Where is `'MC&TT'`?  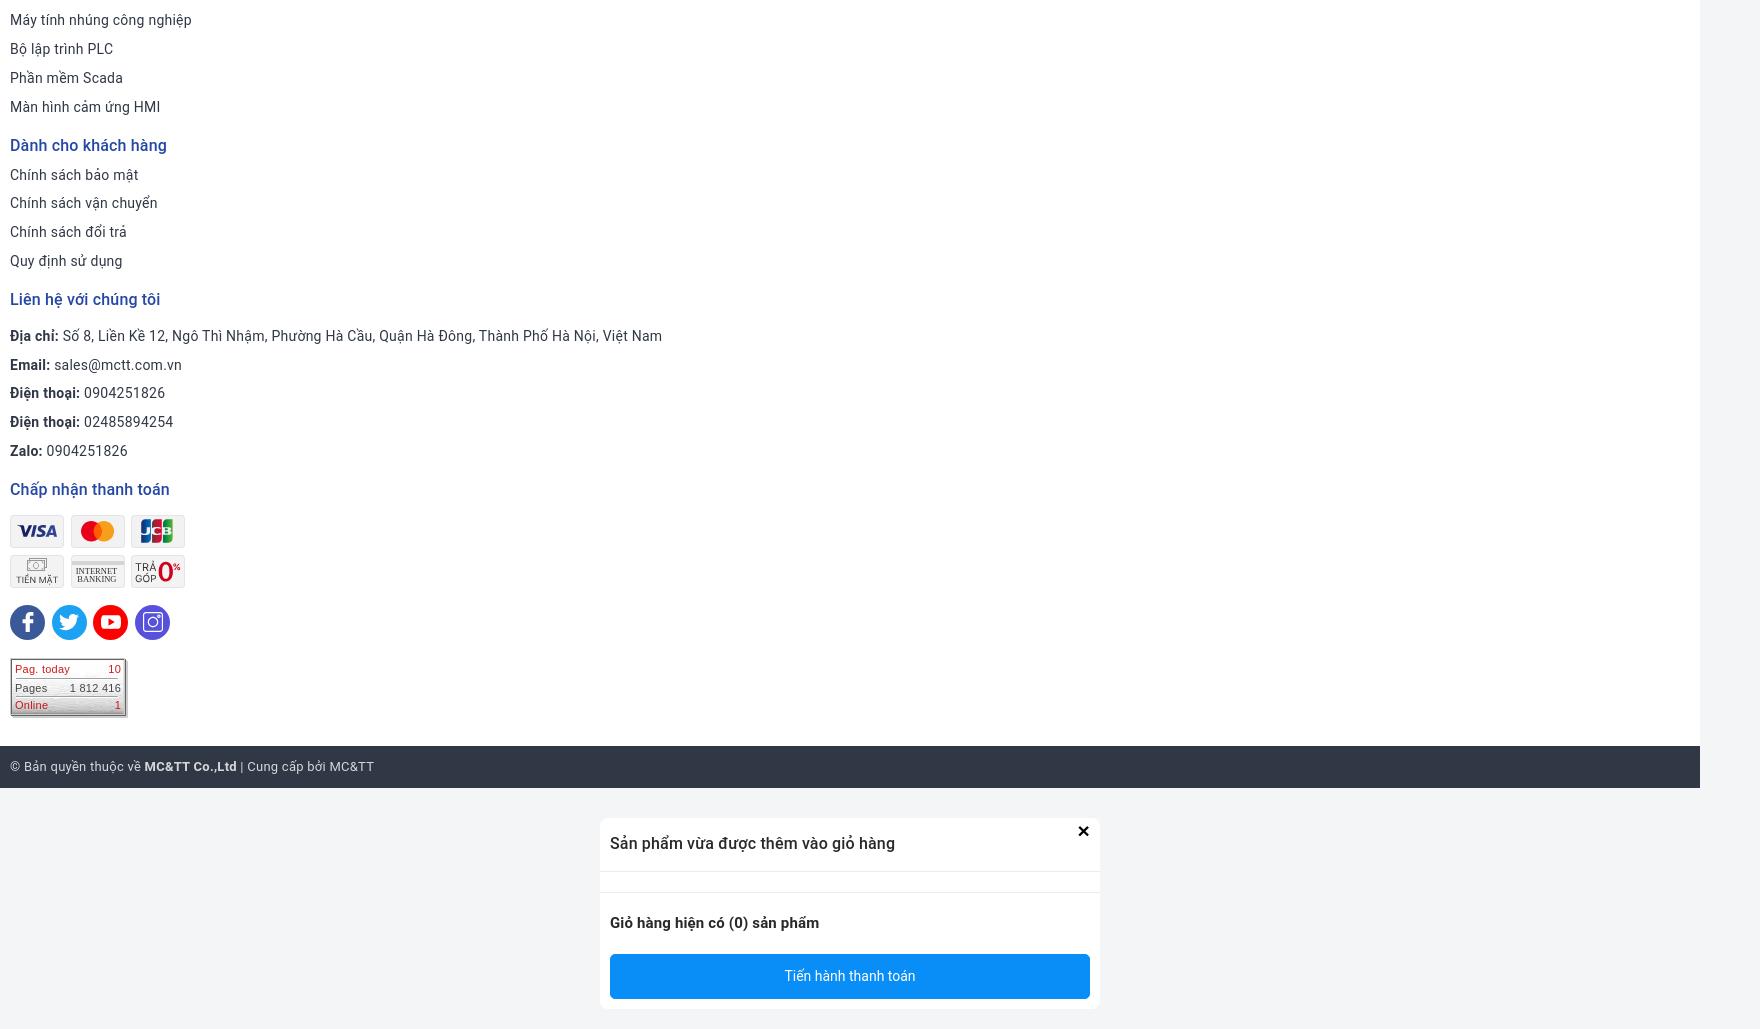 'MC&TT' is located at coordinates (350, 766).